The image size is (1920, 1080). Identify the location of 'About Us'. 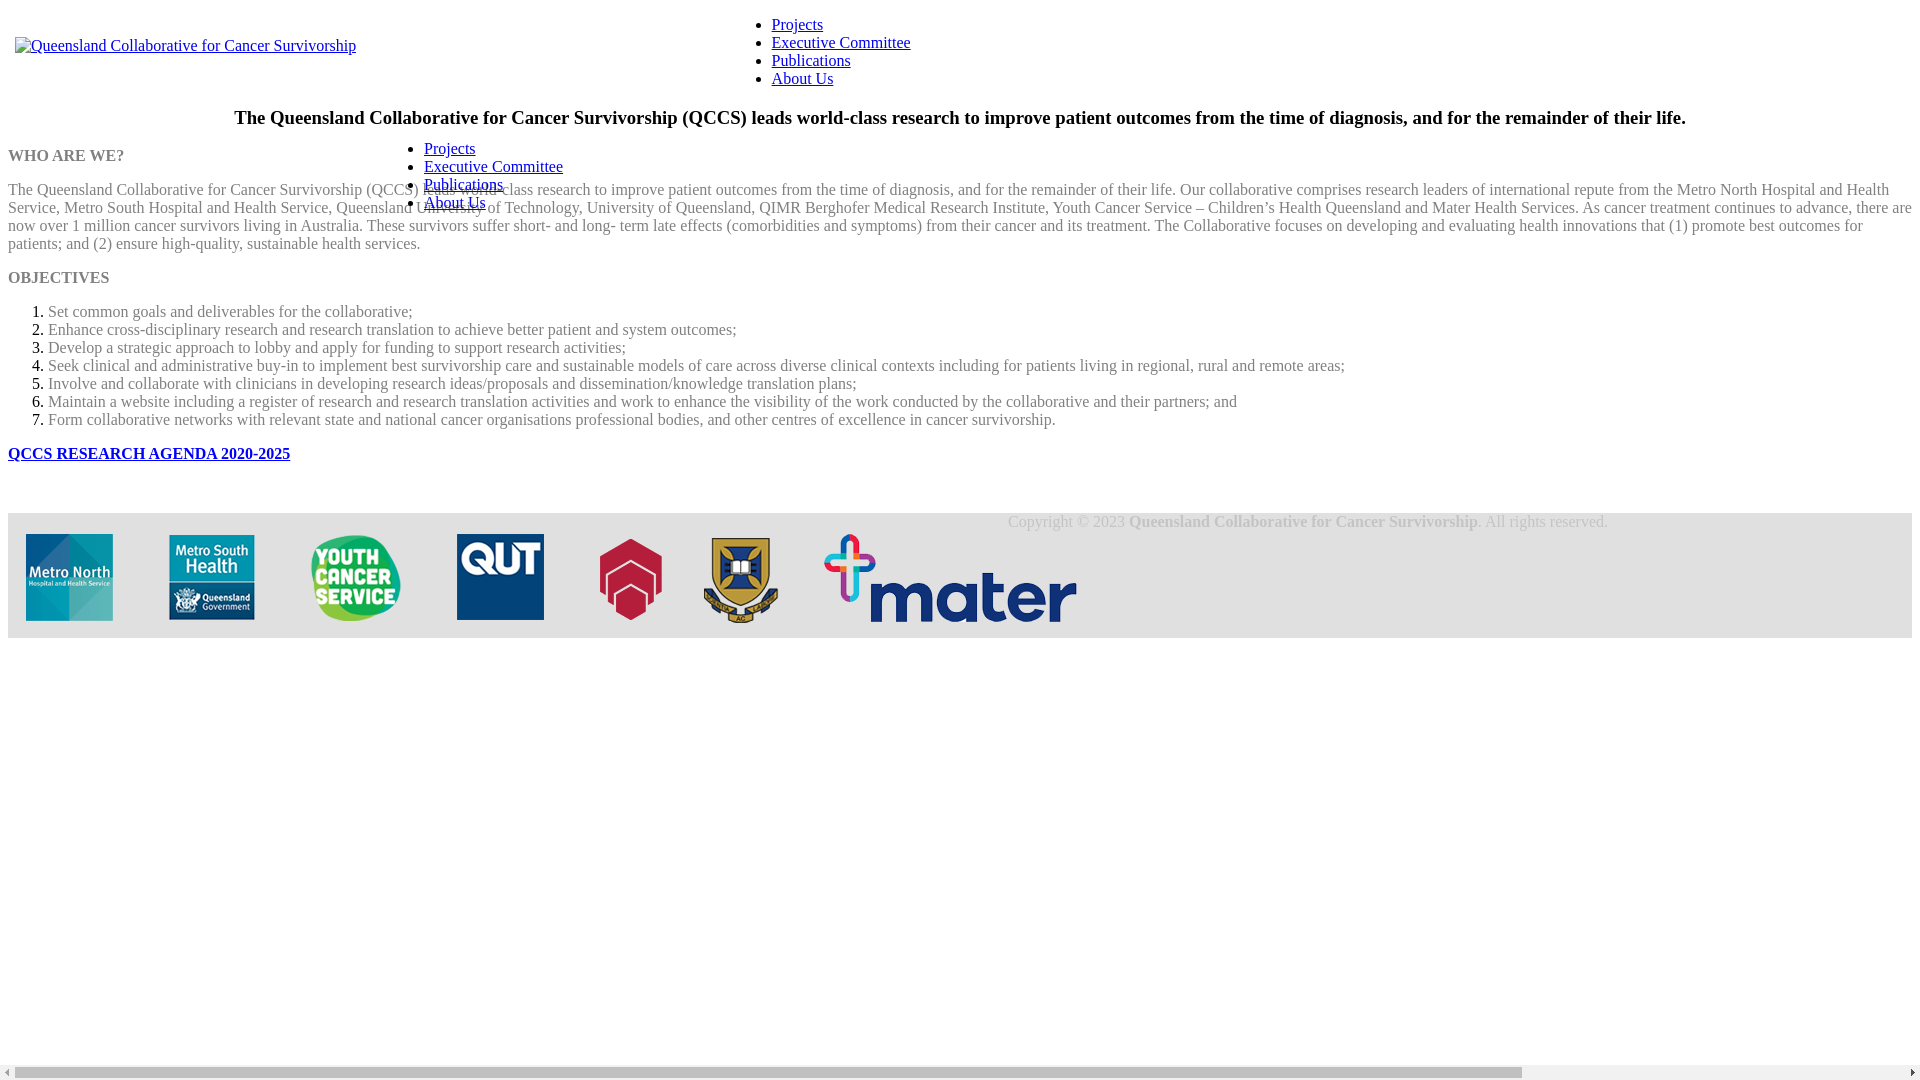
(802, 77).